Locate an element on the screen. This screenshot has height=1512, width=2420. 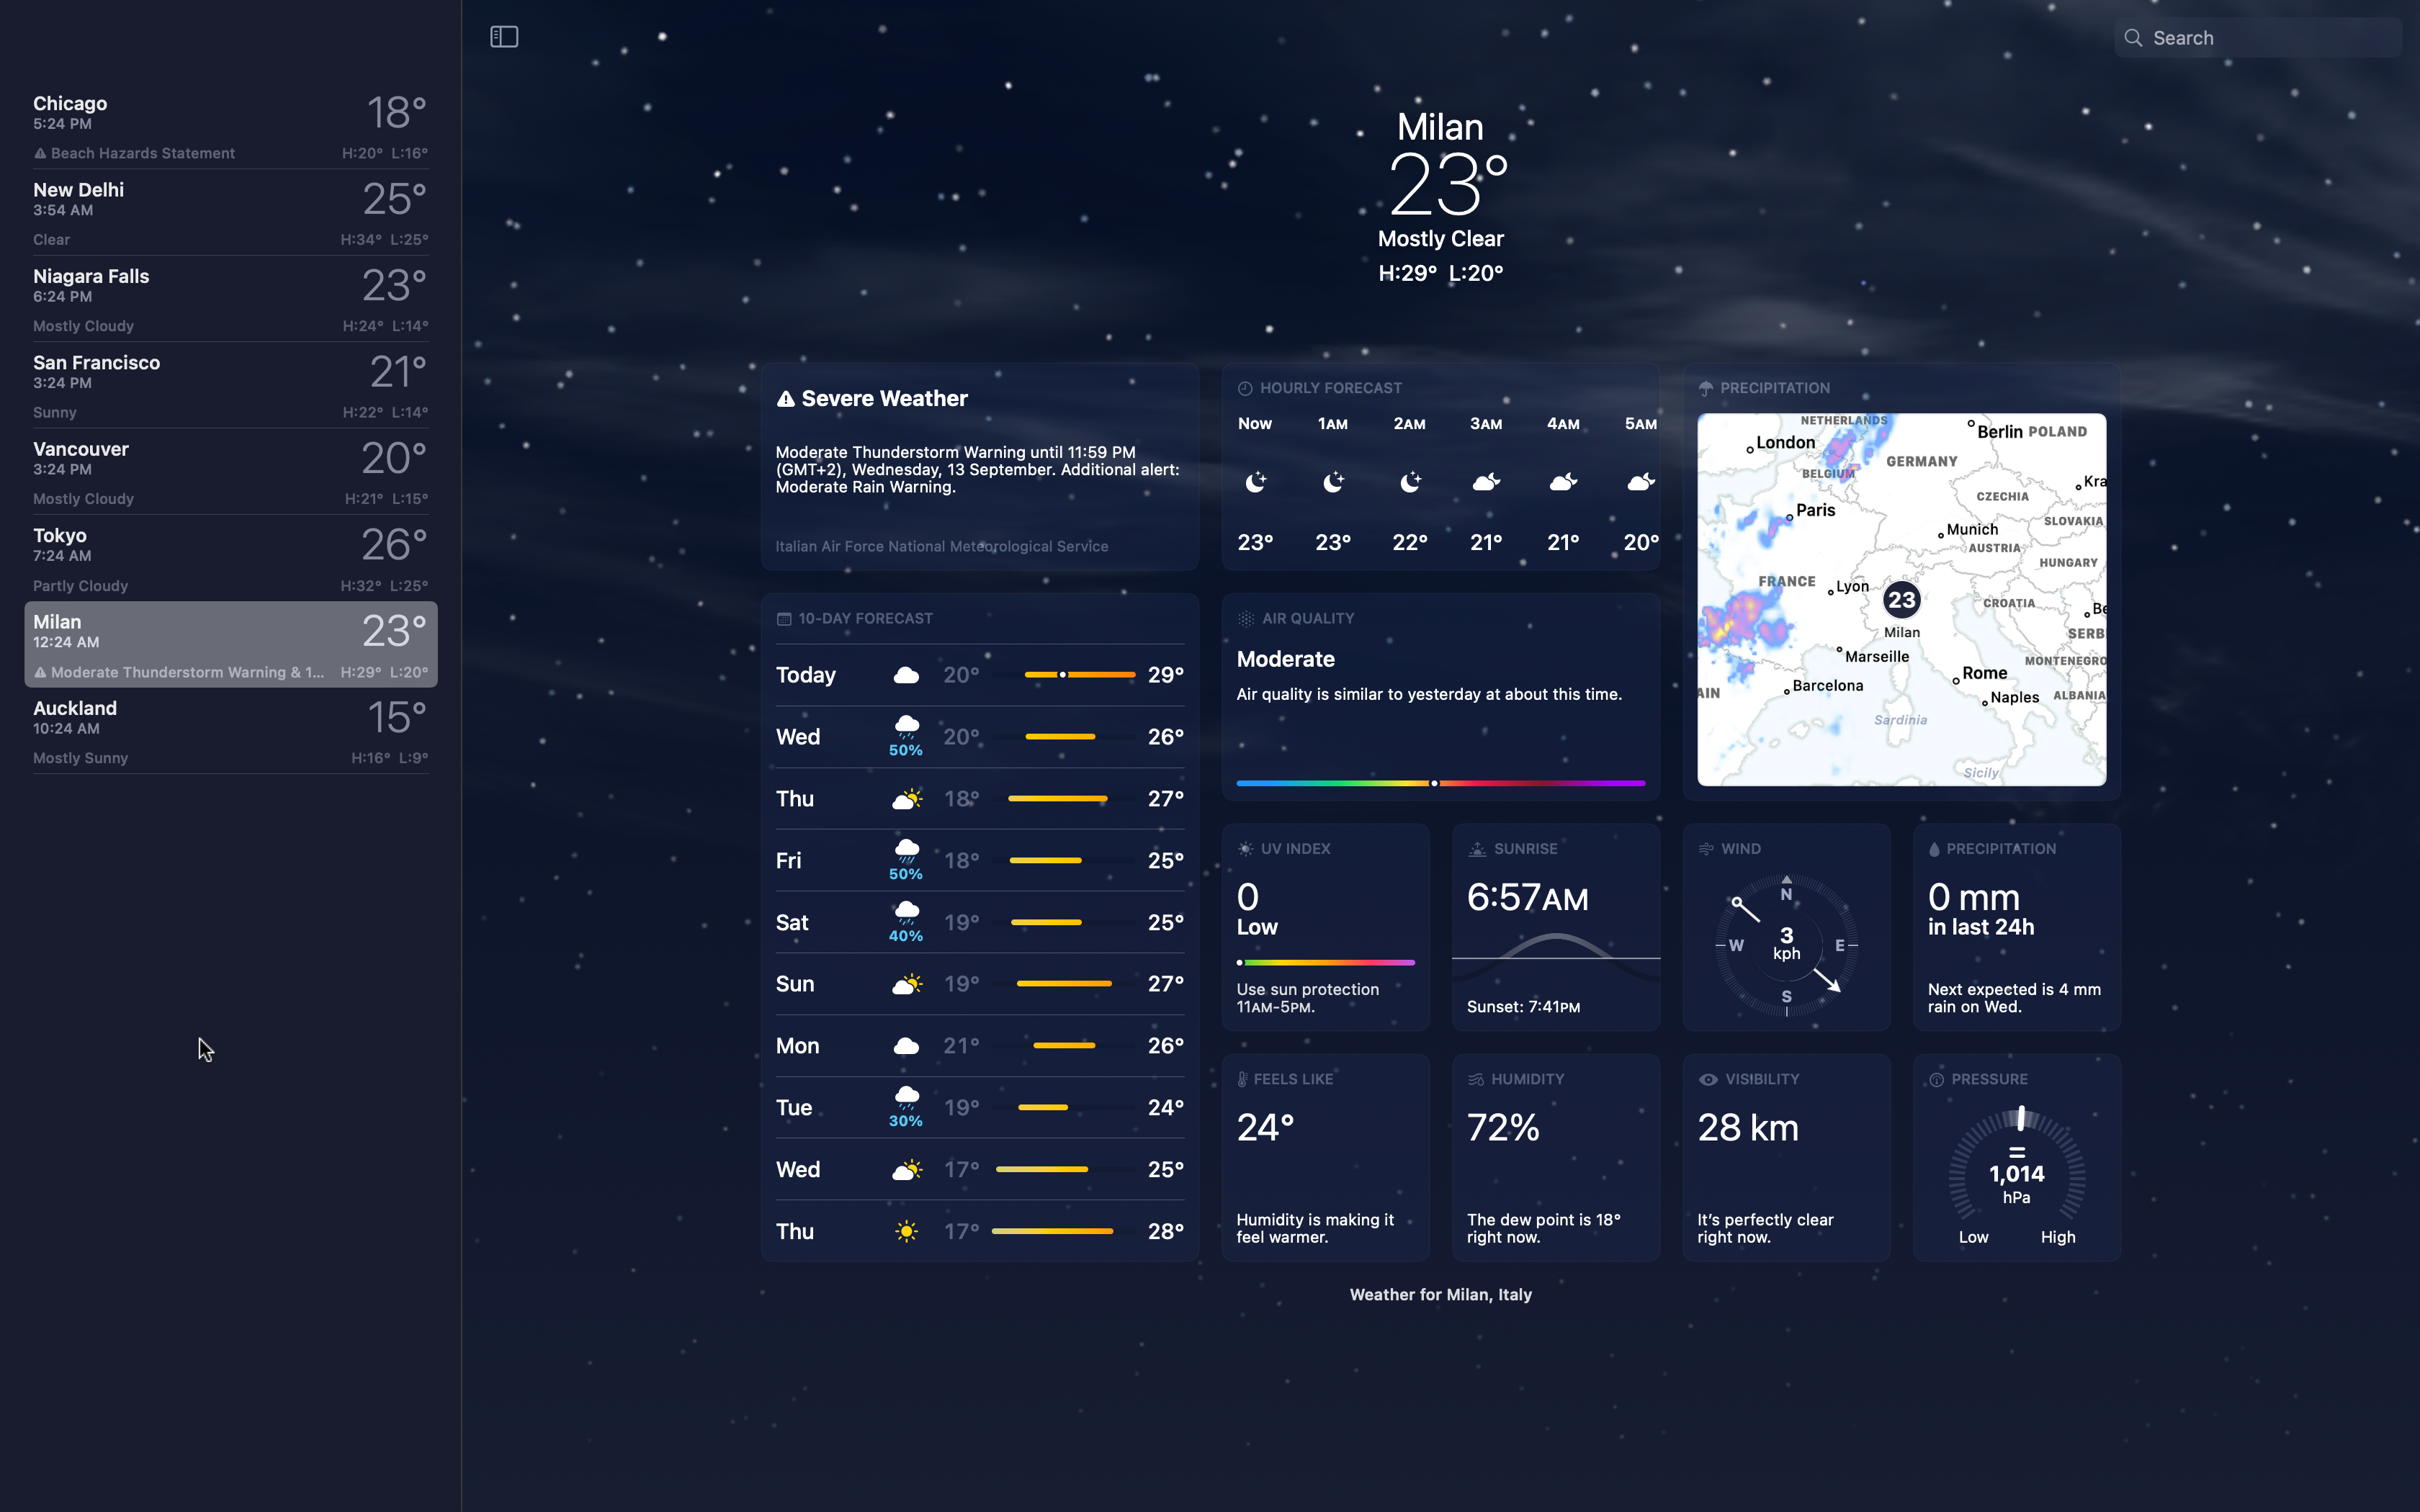
Check wind status in map view is located at coordinates (1901, 582).